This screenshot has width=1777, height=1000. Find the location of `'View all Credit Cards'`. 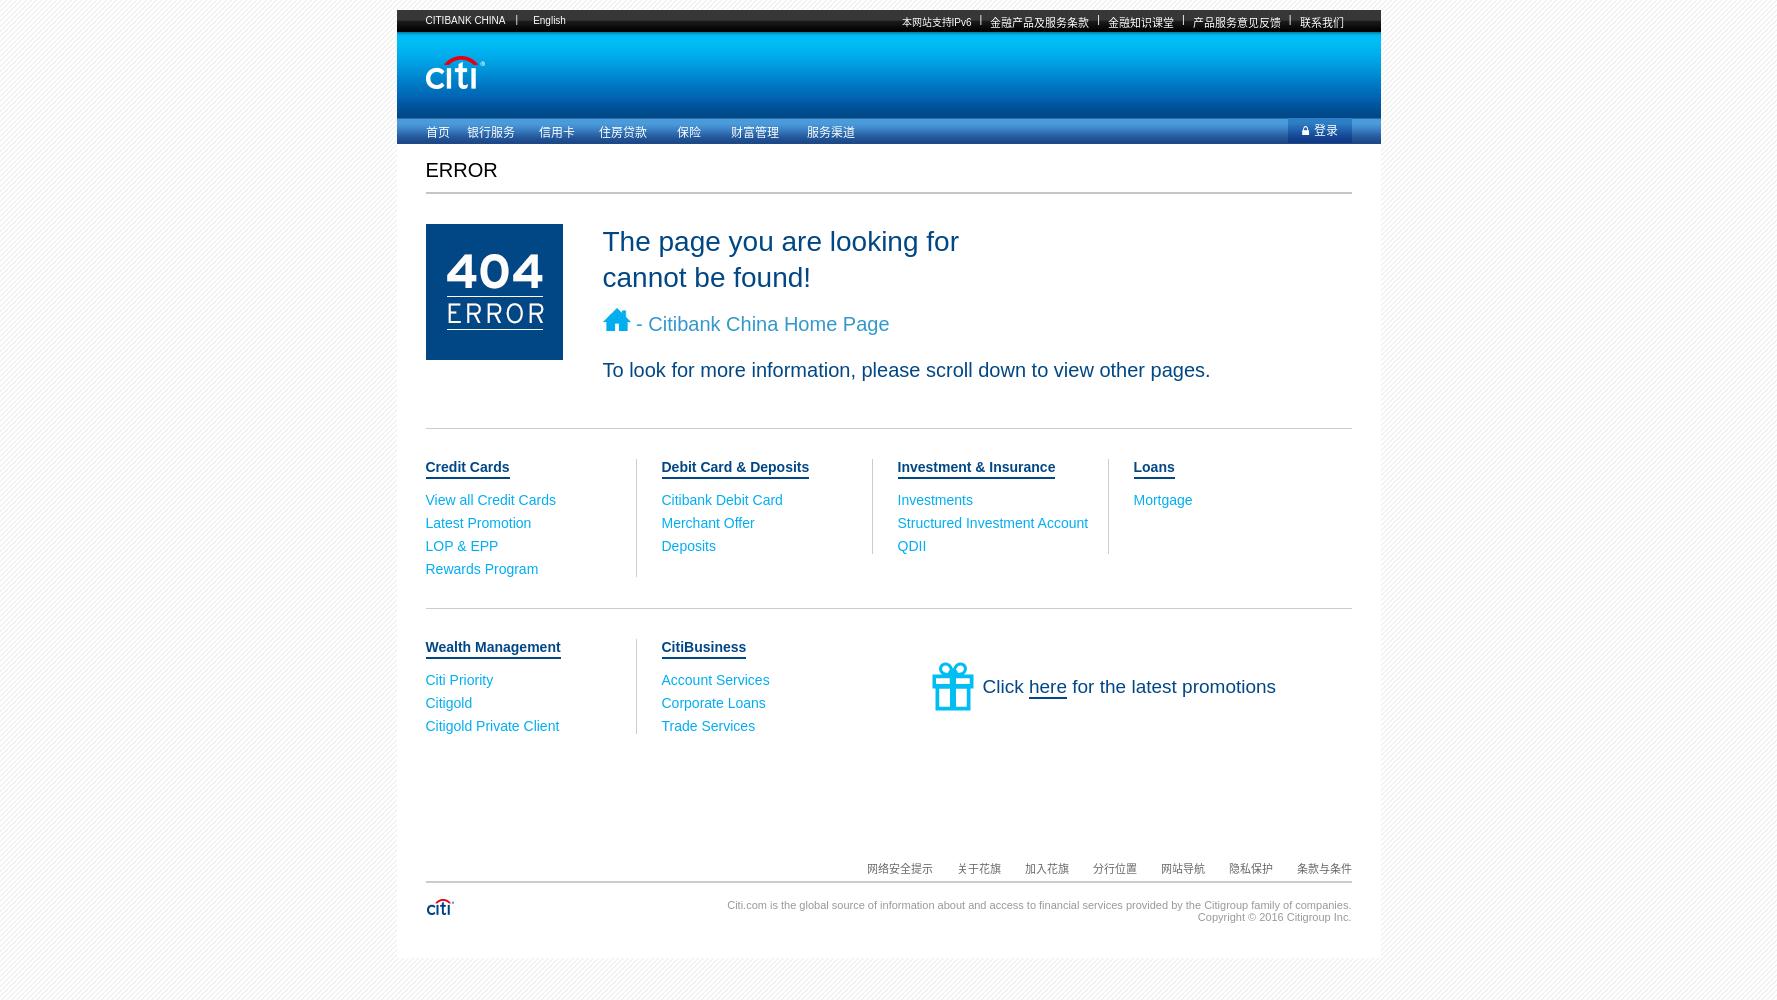

'View all Credit Cards' is located at coordinates (492, 500).